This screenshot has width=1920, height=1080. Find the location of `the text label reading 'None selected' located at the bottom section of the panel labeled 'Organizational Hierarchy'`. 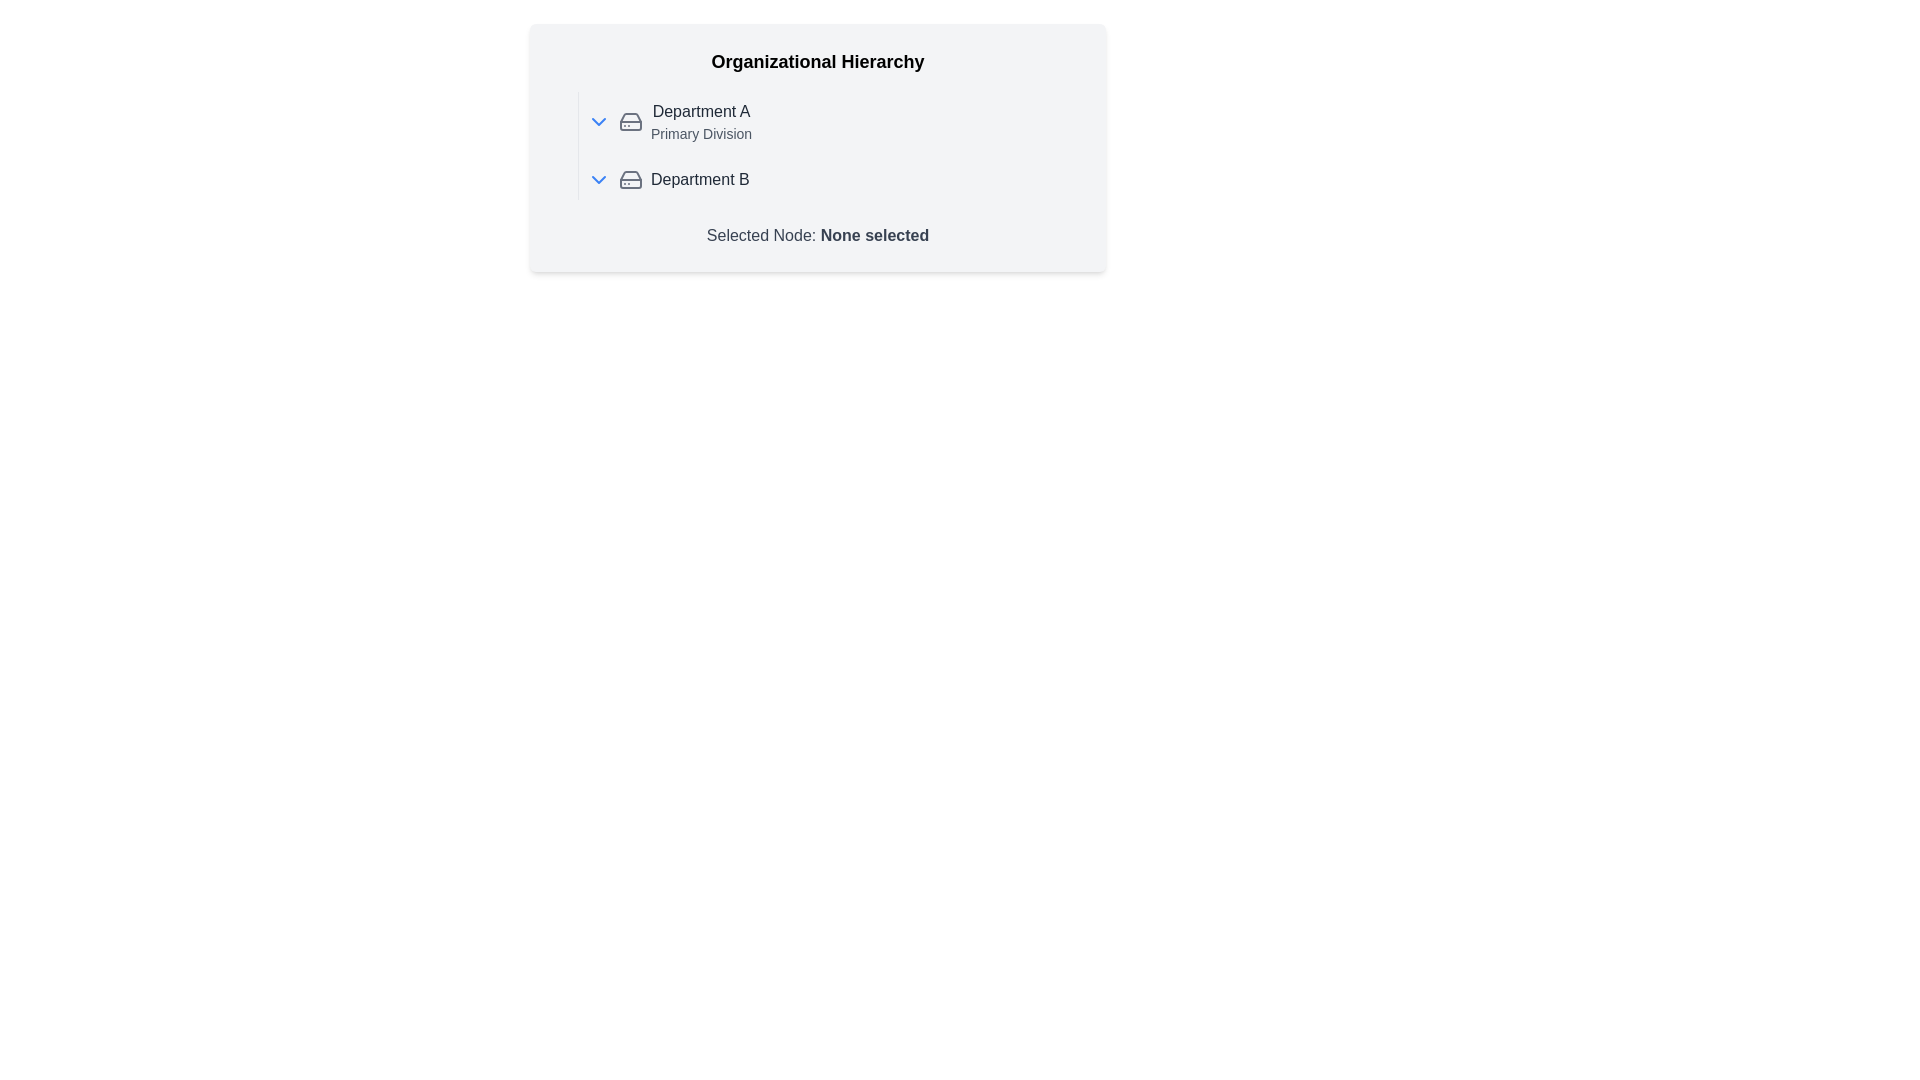

the text label reading 'None selected' located at the bottom section of the panel labeled 'Organizational Hierarchy' is located at coordinates (874, 234).